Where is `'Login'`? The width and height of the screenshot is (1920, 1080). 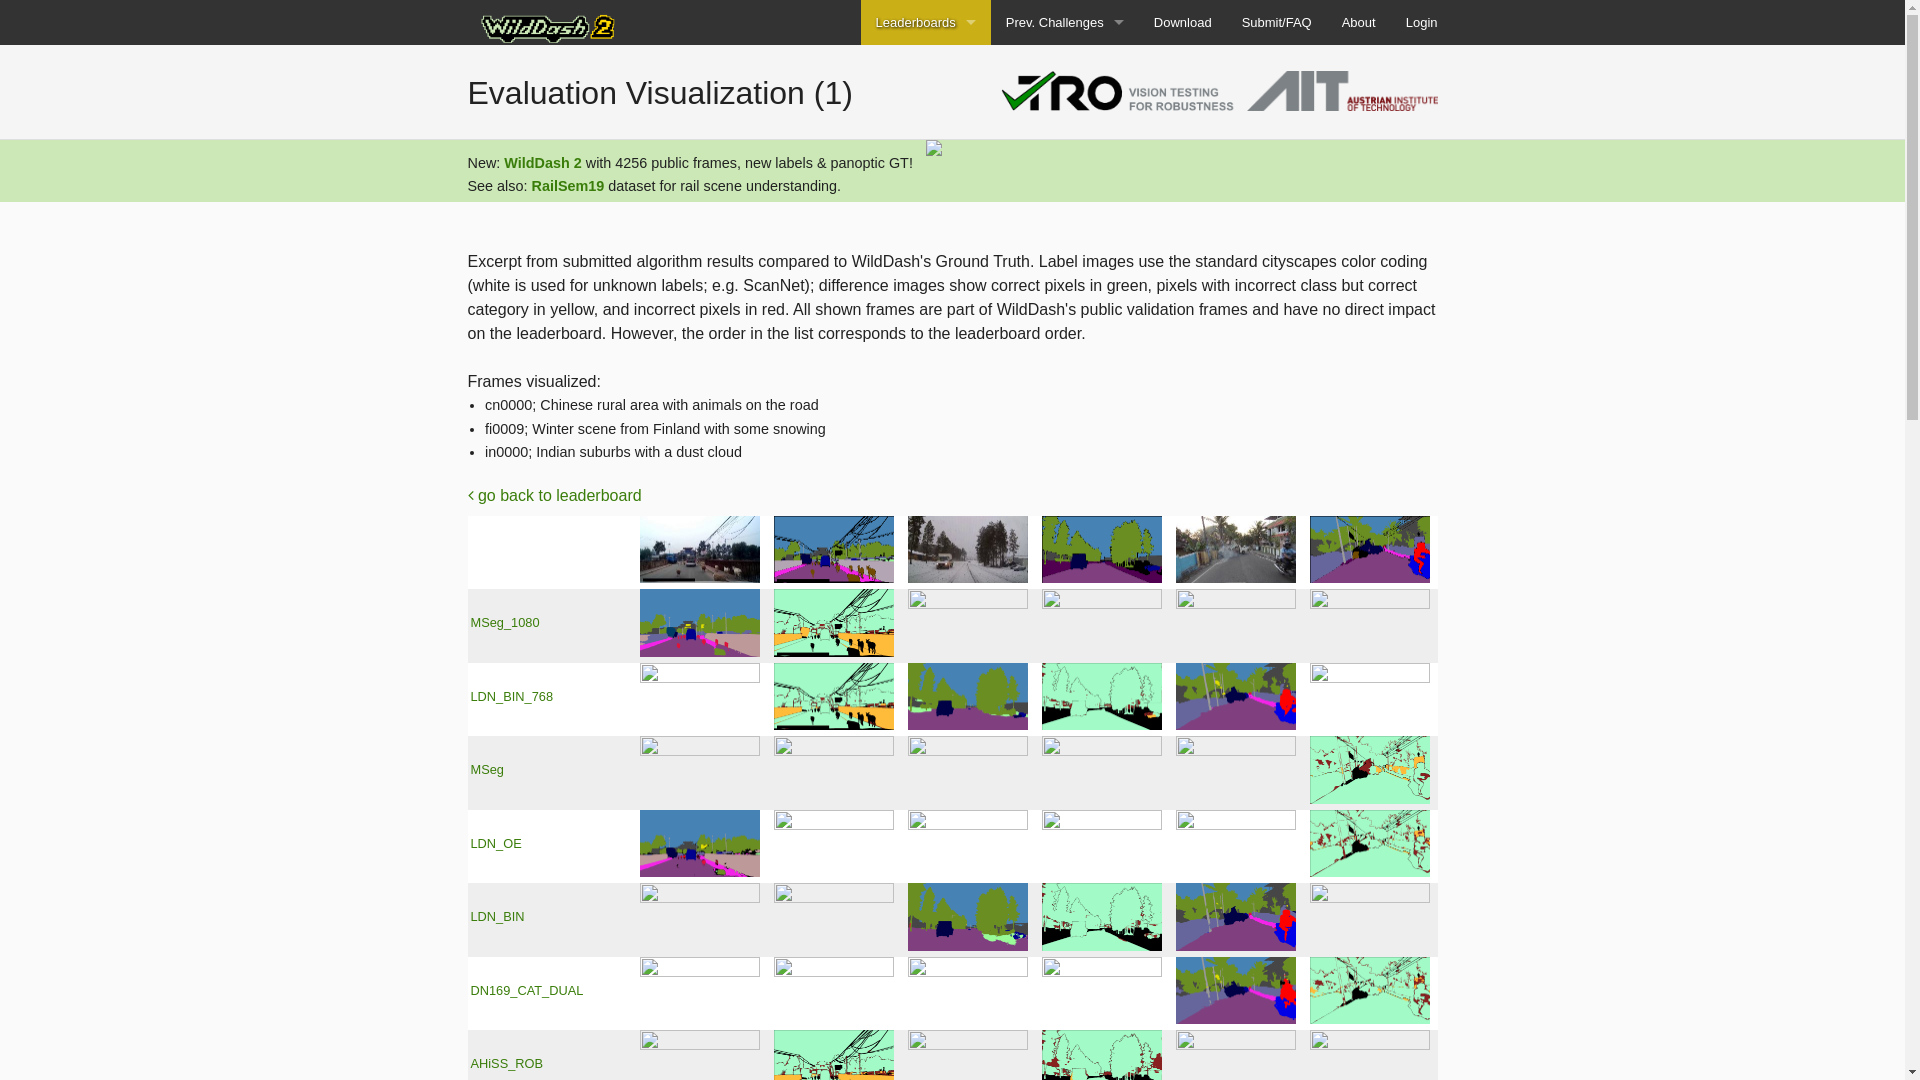
'Login' is located at coordinates (1420, 22).